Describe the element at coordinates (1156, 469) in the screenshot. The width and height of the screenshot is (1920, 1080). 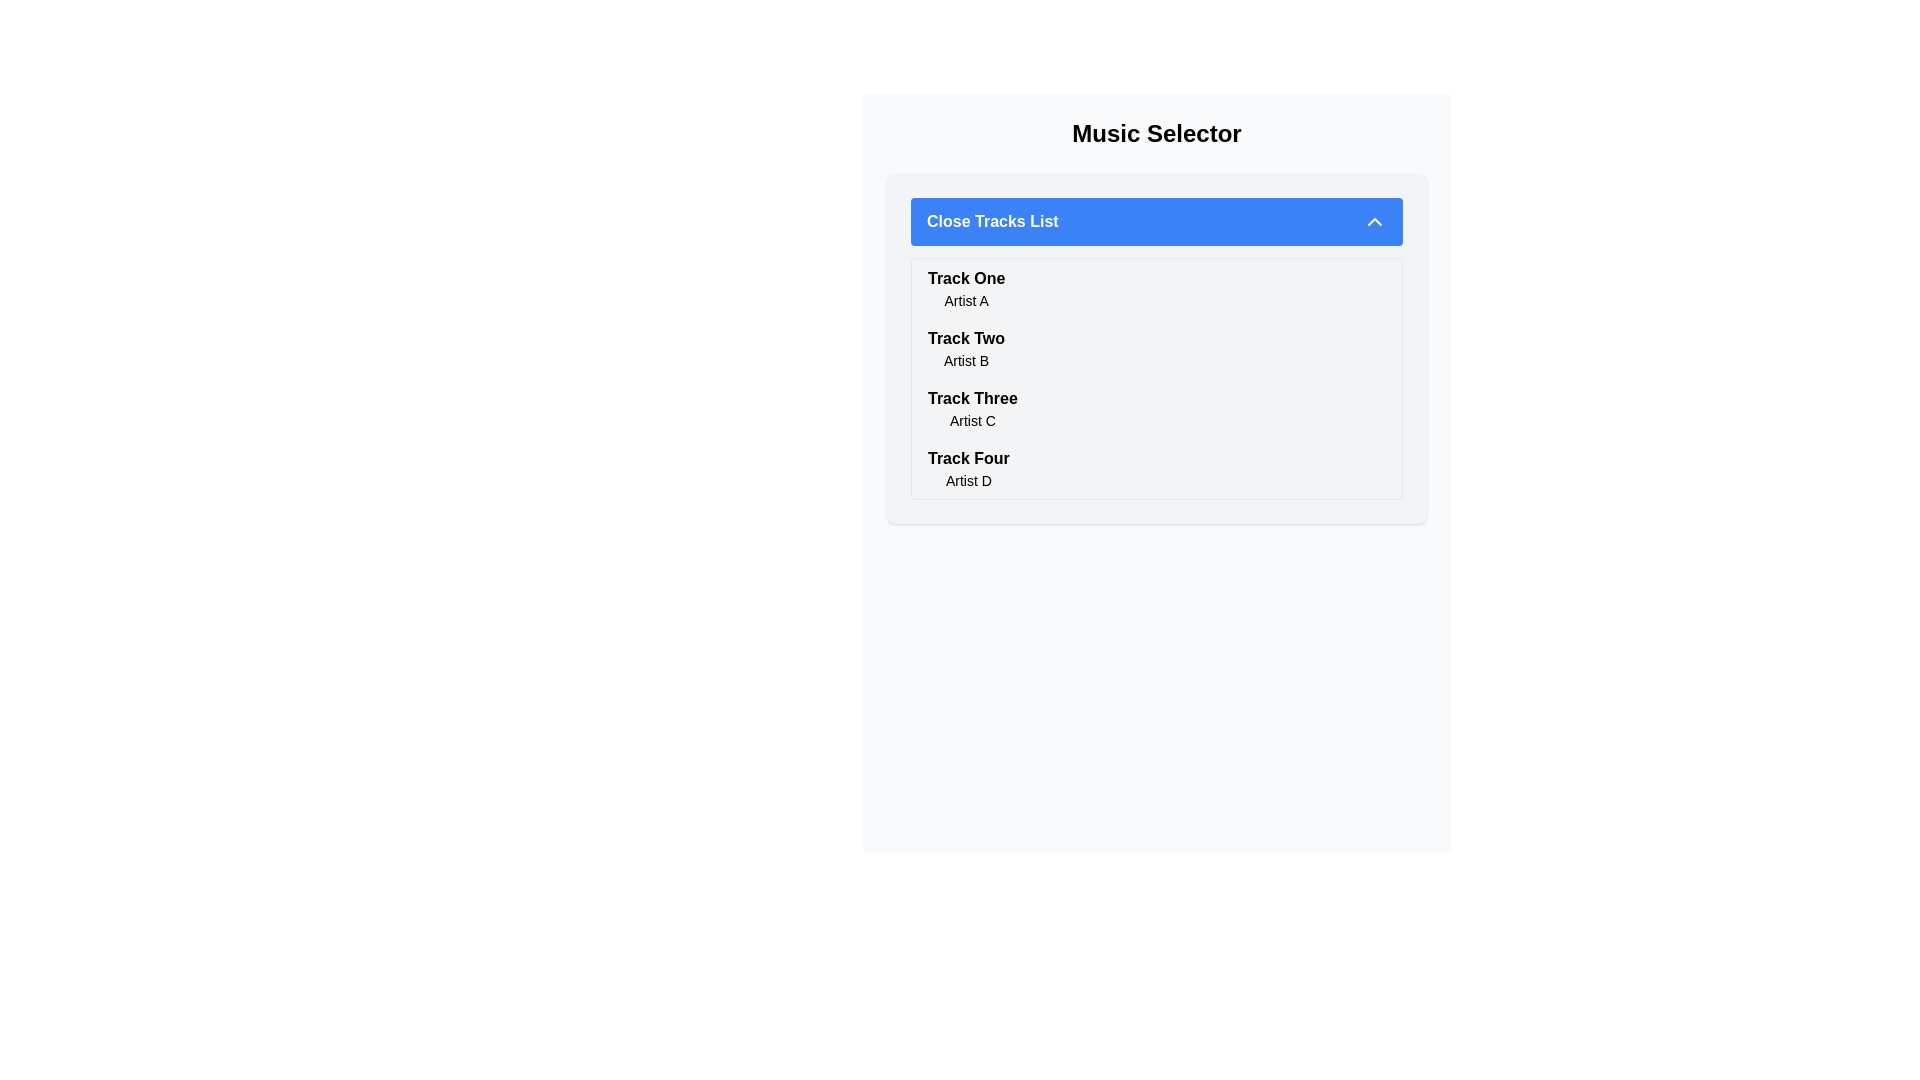
I see `the List item displaying 'Track Four' by 'Artist D'` at that location.